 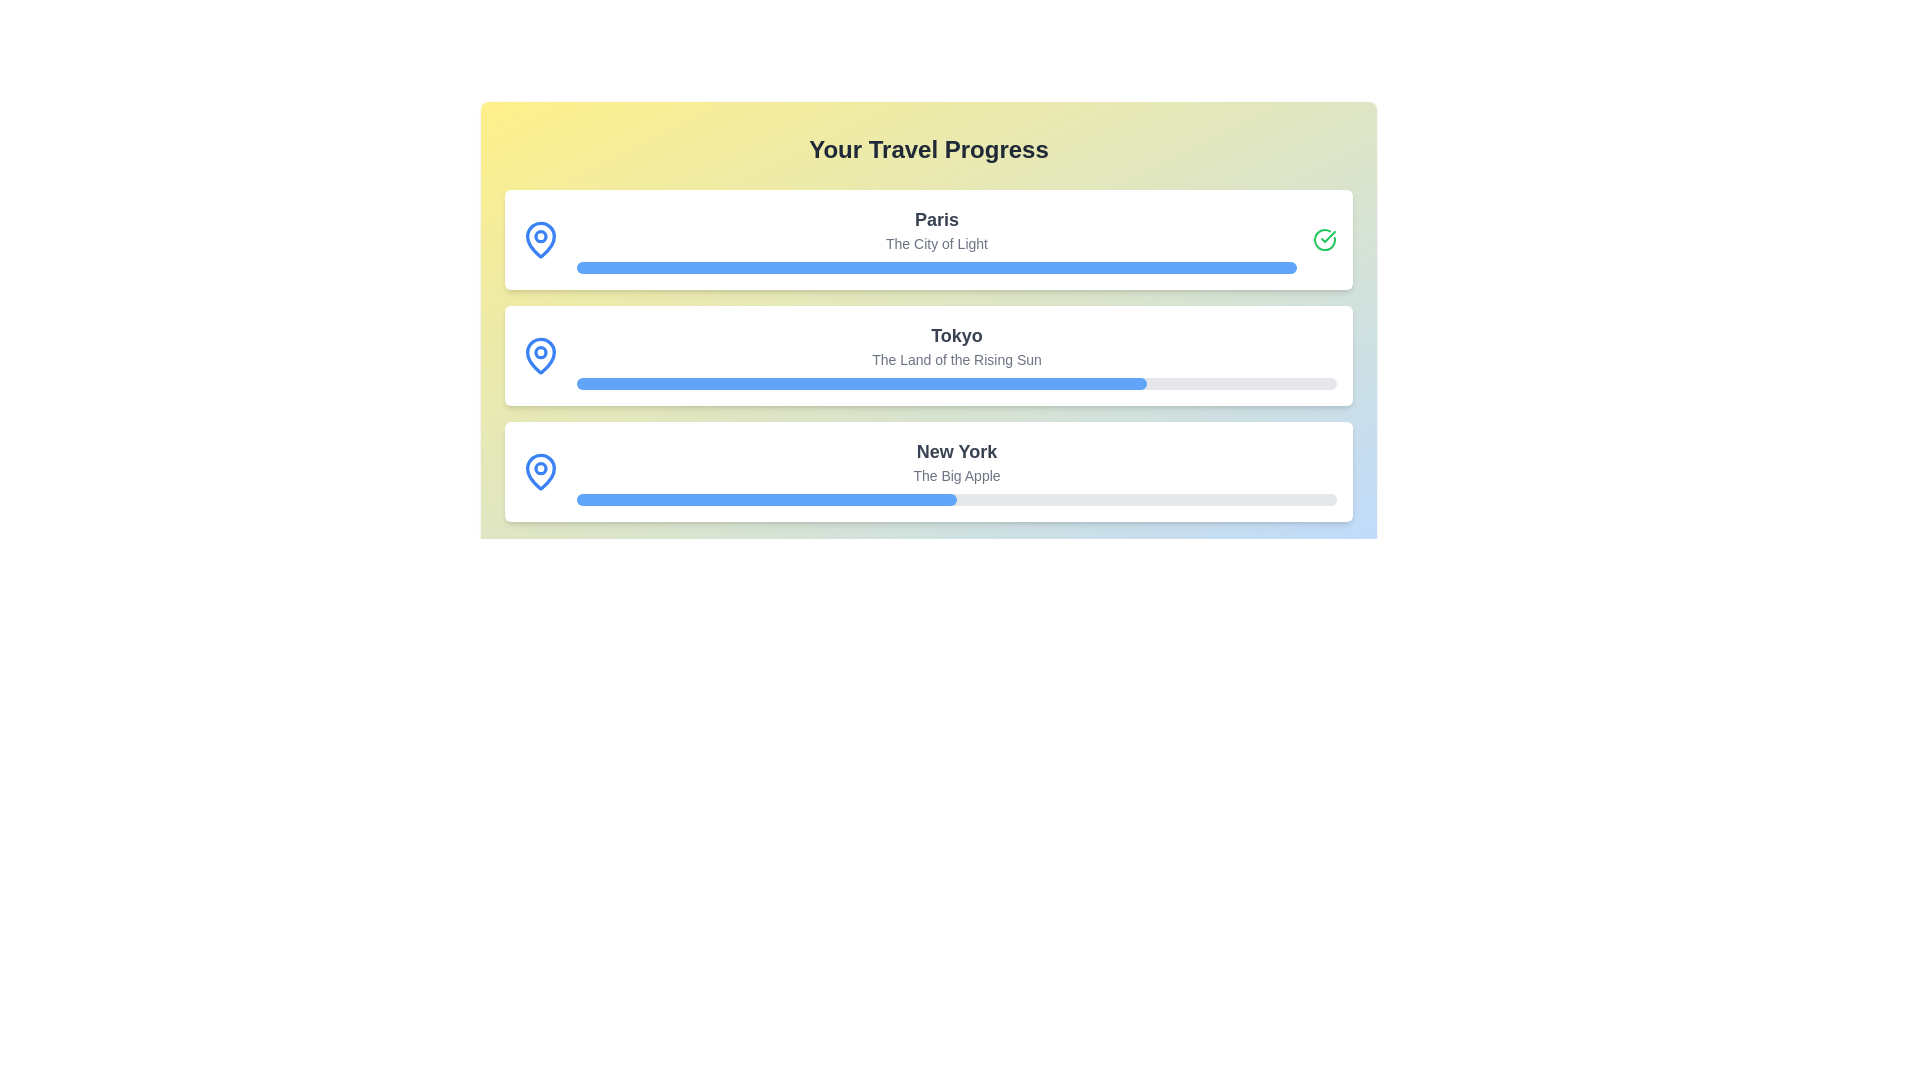 What do you see at coordinates (766, 499) in the screenshot?
I see `the progress indicator representing the current task status for 'New York' in the travel progress interface` at bounding box center [766, 499].